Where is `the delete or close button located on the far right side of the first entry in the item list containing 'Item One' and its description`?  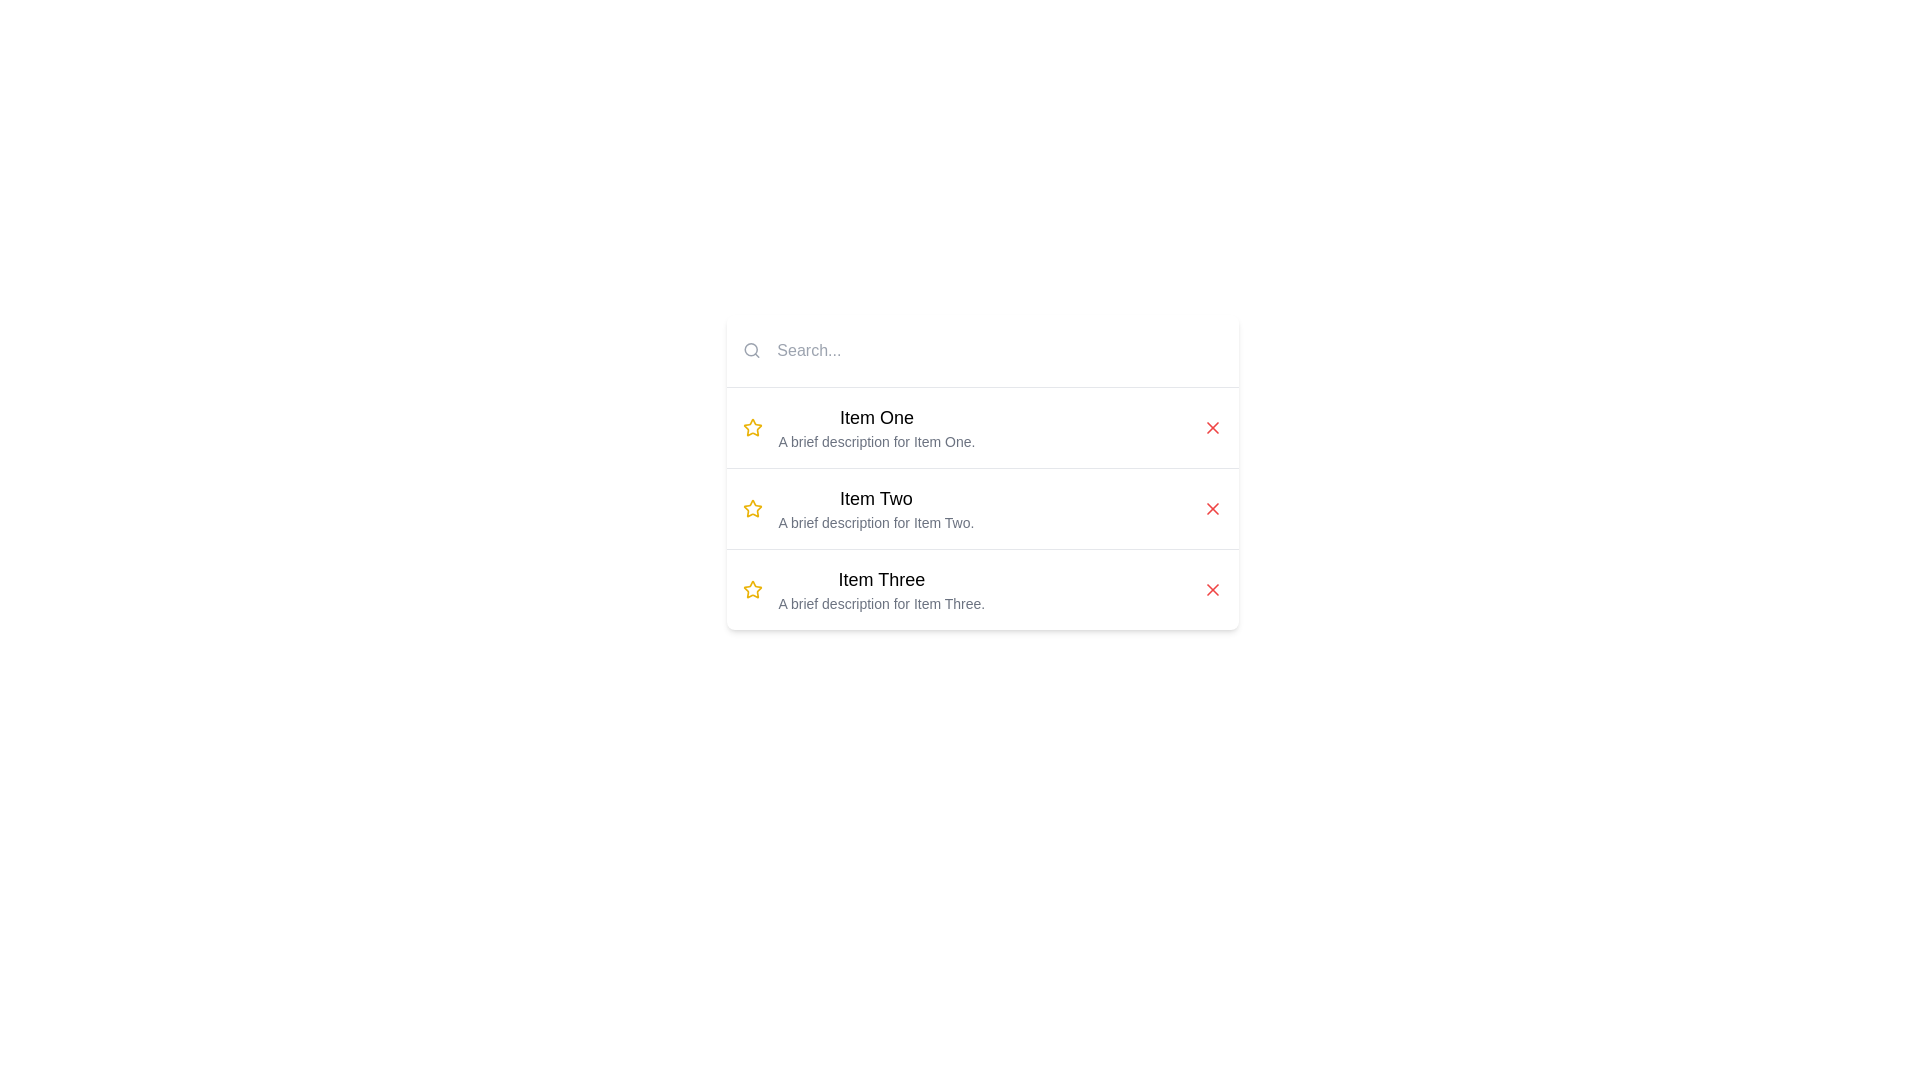
the delete or close button located on the far right side of the first entry in the item list containing 'Item One' and its description is located at coordinates (1211, 427).